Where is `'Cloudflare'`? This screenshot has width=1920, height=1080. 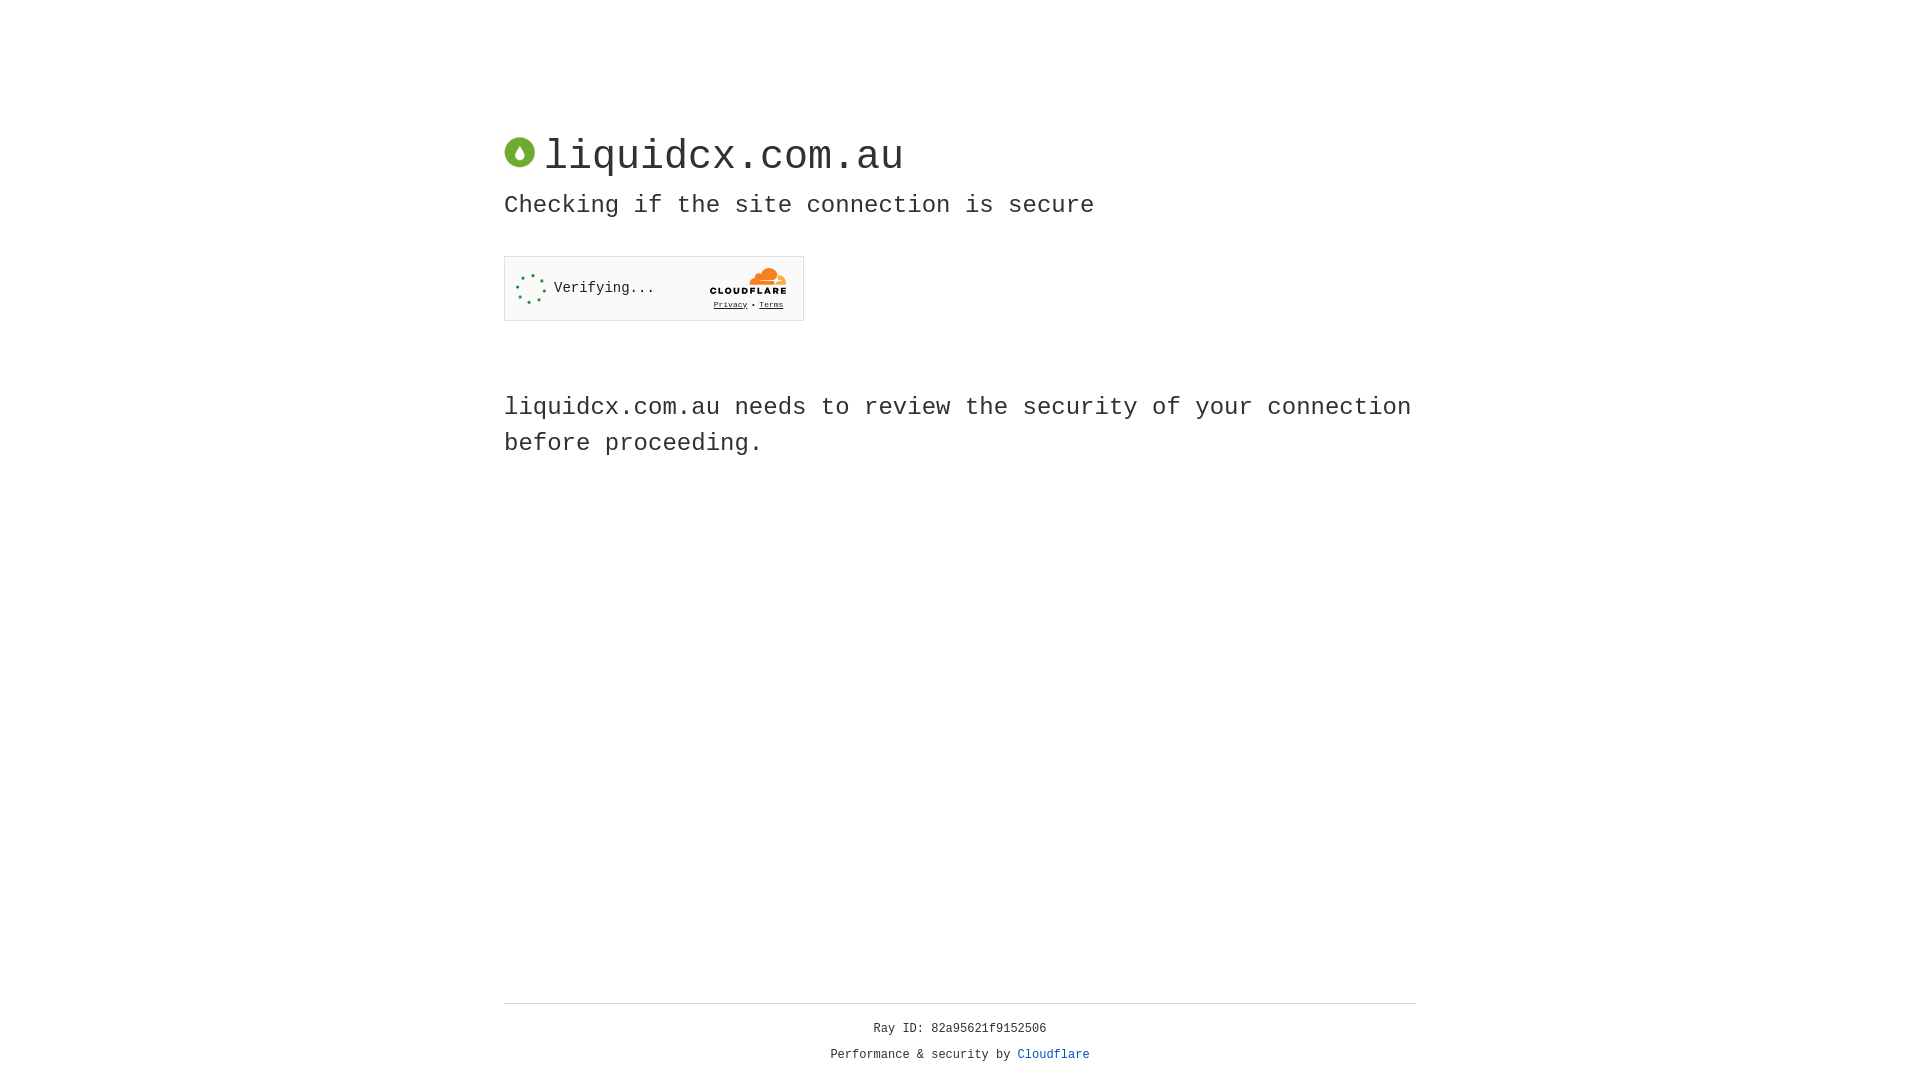
'Cloudflare' is located at coordinates (1053, 1054).